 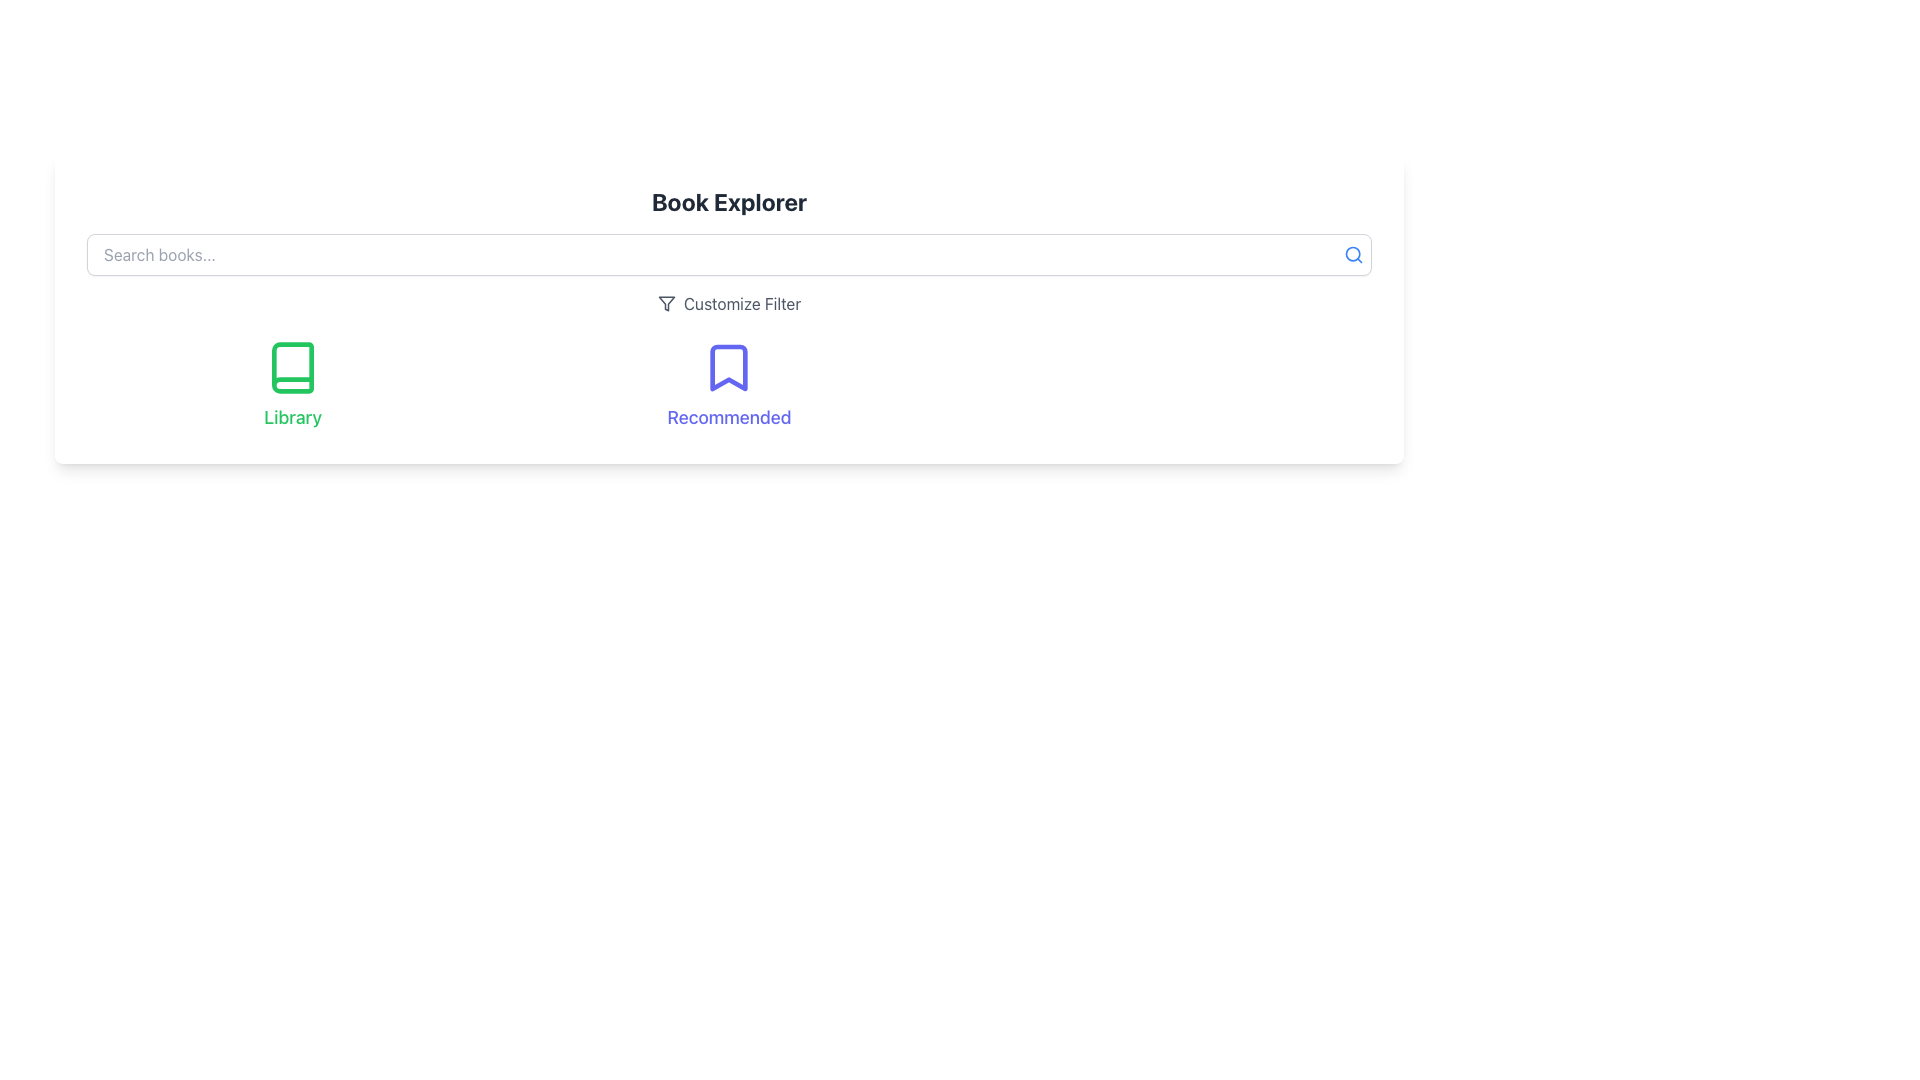 I want to click on the 'Customize Filter' button surrounding the filter icon, so click(x=666, y=304).